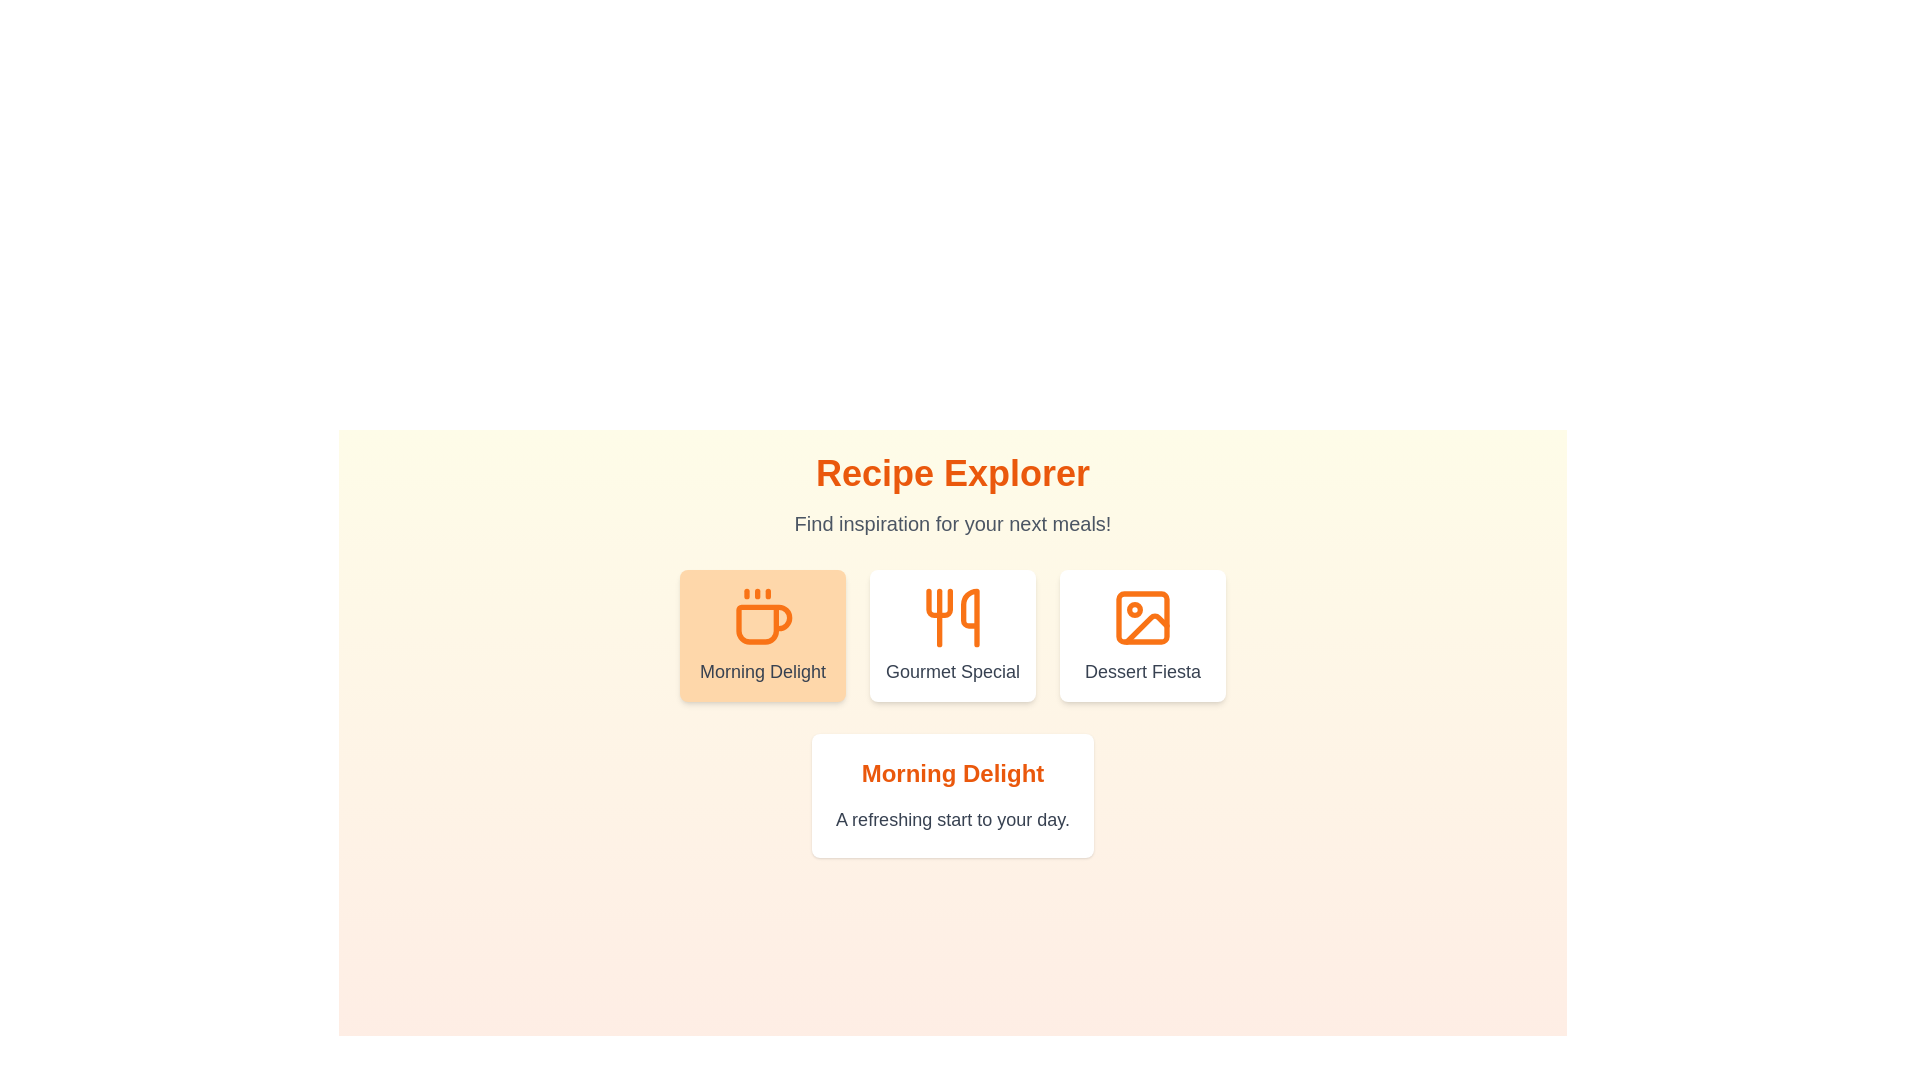 Image resolution: width=1920 pixels, height=1080 pixels. I want to click on the 'Dessert Fiesta' text label, which is a bold gray title centered below an orange-themed icon in the third card of a row of three cards, so click(1142, 671).